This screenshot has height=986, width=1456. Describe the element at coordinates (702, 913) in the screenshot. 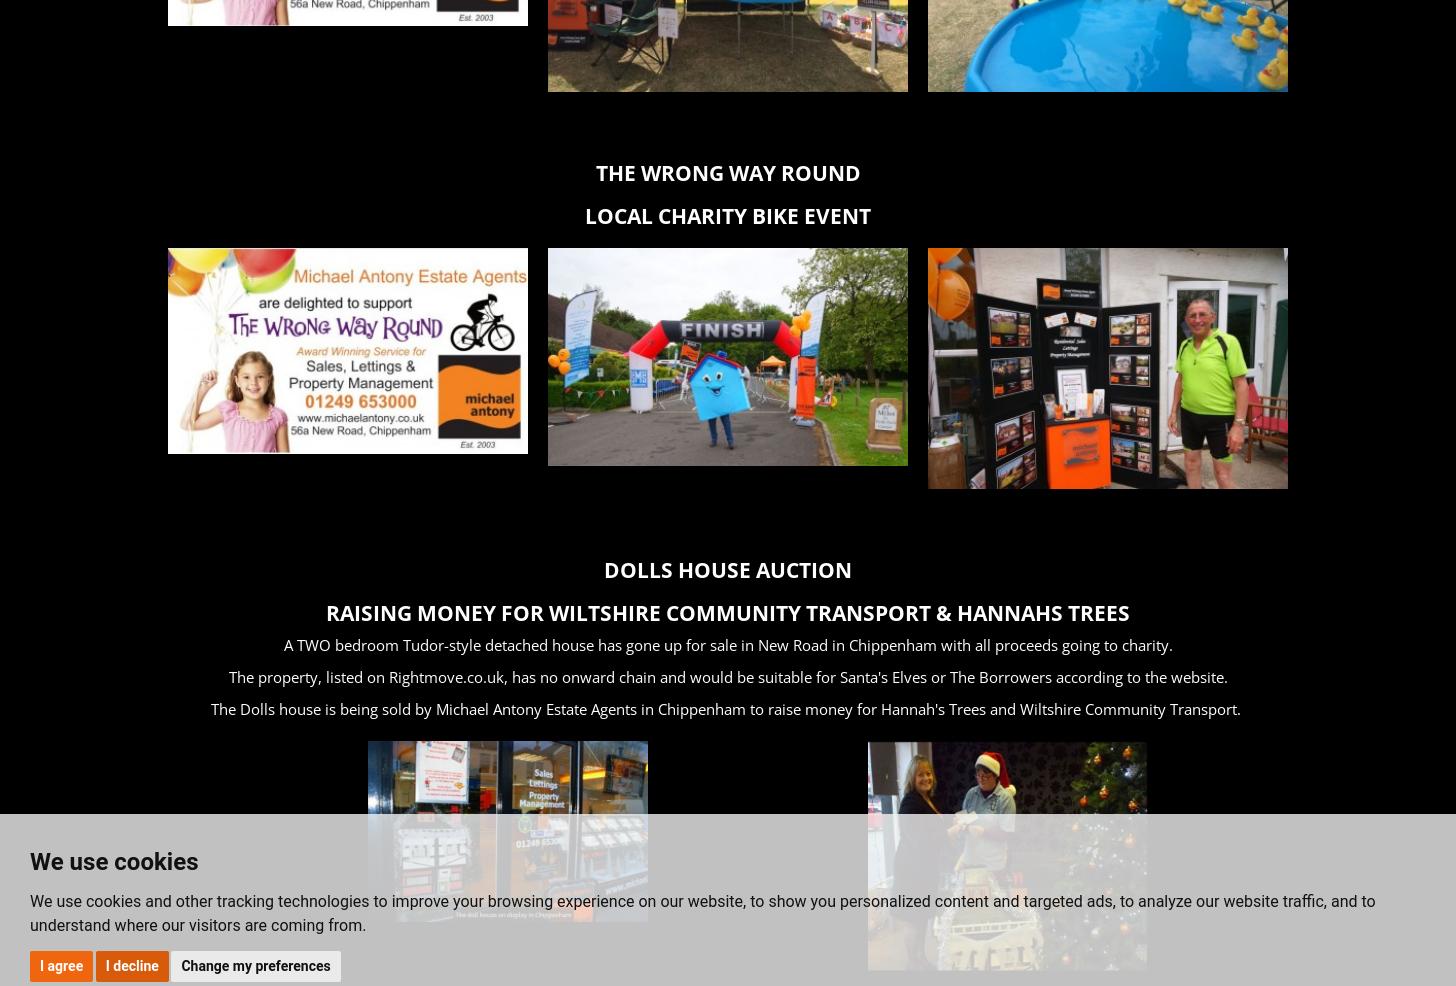

I see `'We use cookies and other tracking technologies to improve your browsing experience on our website, to show you personalized content and targeted ads, to analyze our website traffic, and to understand where our visitors are coming from.'` at that location.